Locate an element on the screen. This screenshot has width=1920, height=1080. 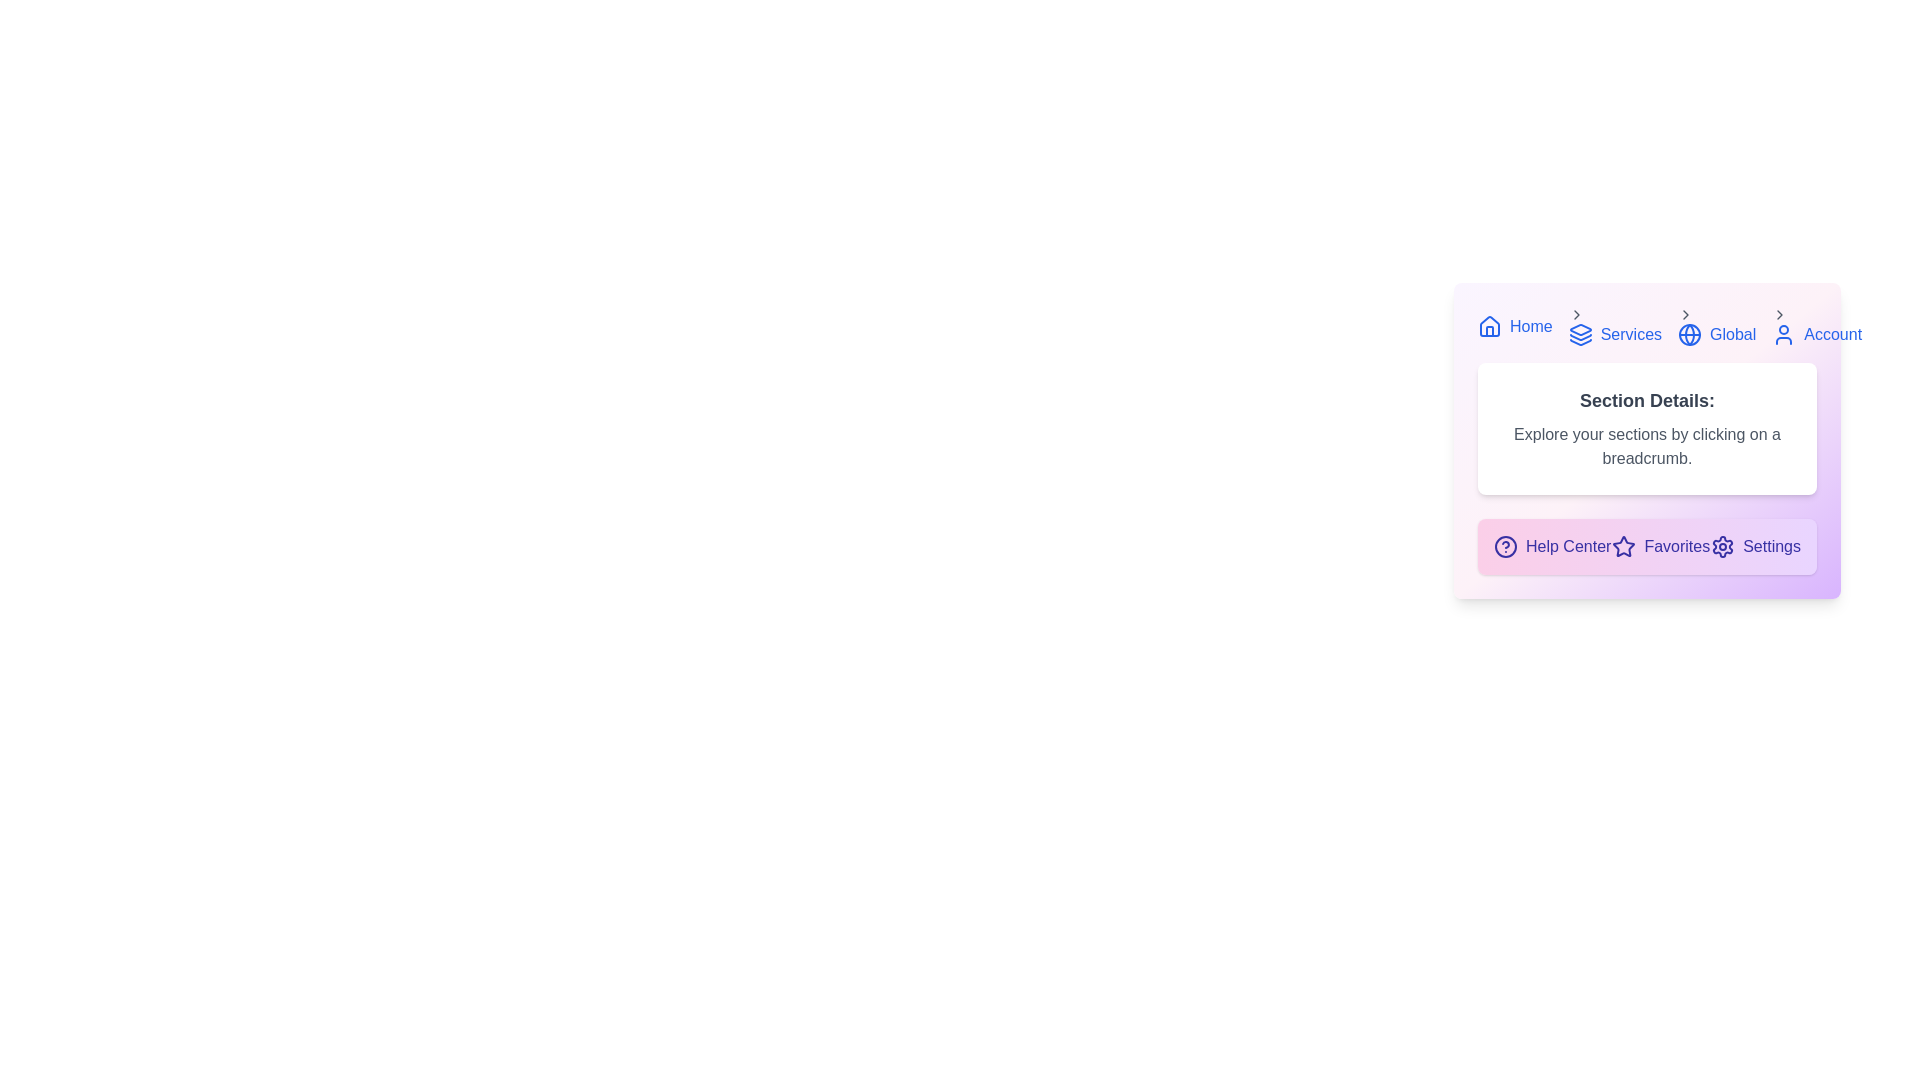
the Text label that provides access to the Help Center functionality, located in the second position from the left in a horizontal row at the bottom of a light purple interface box is located at coordinates (1567, 547).